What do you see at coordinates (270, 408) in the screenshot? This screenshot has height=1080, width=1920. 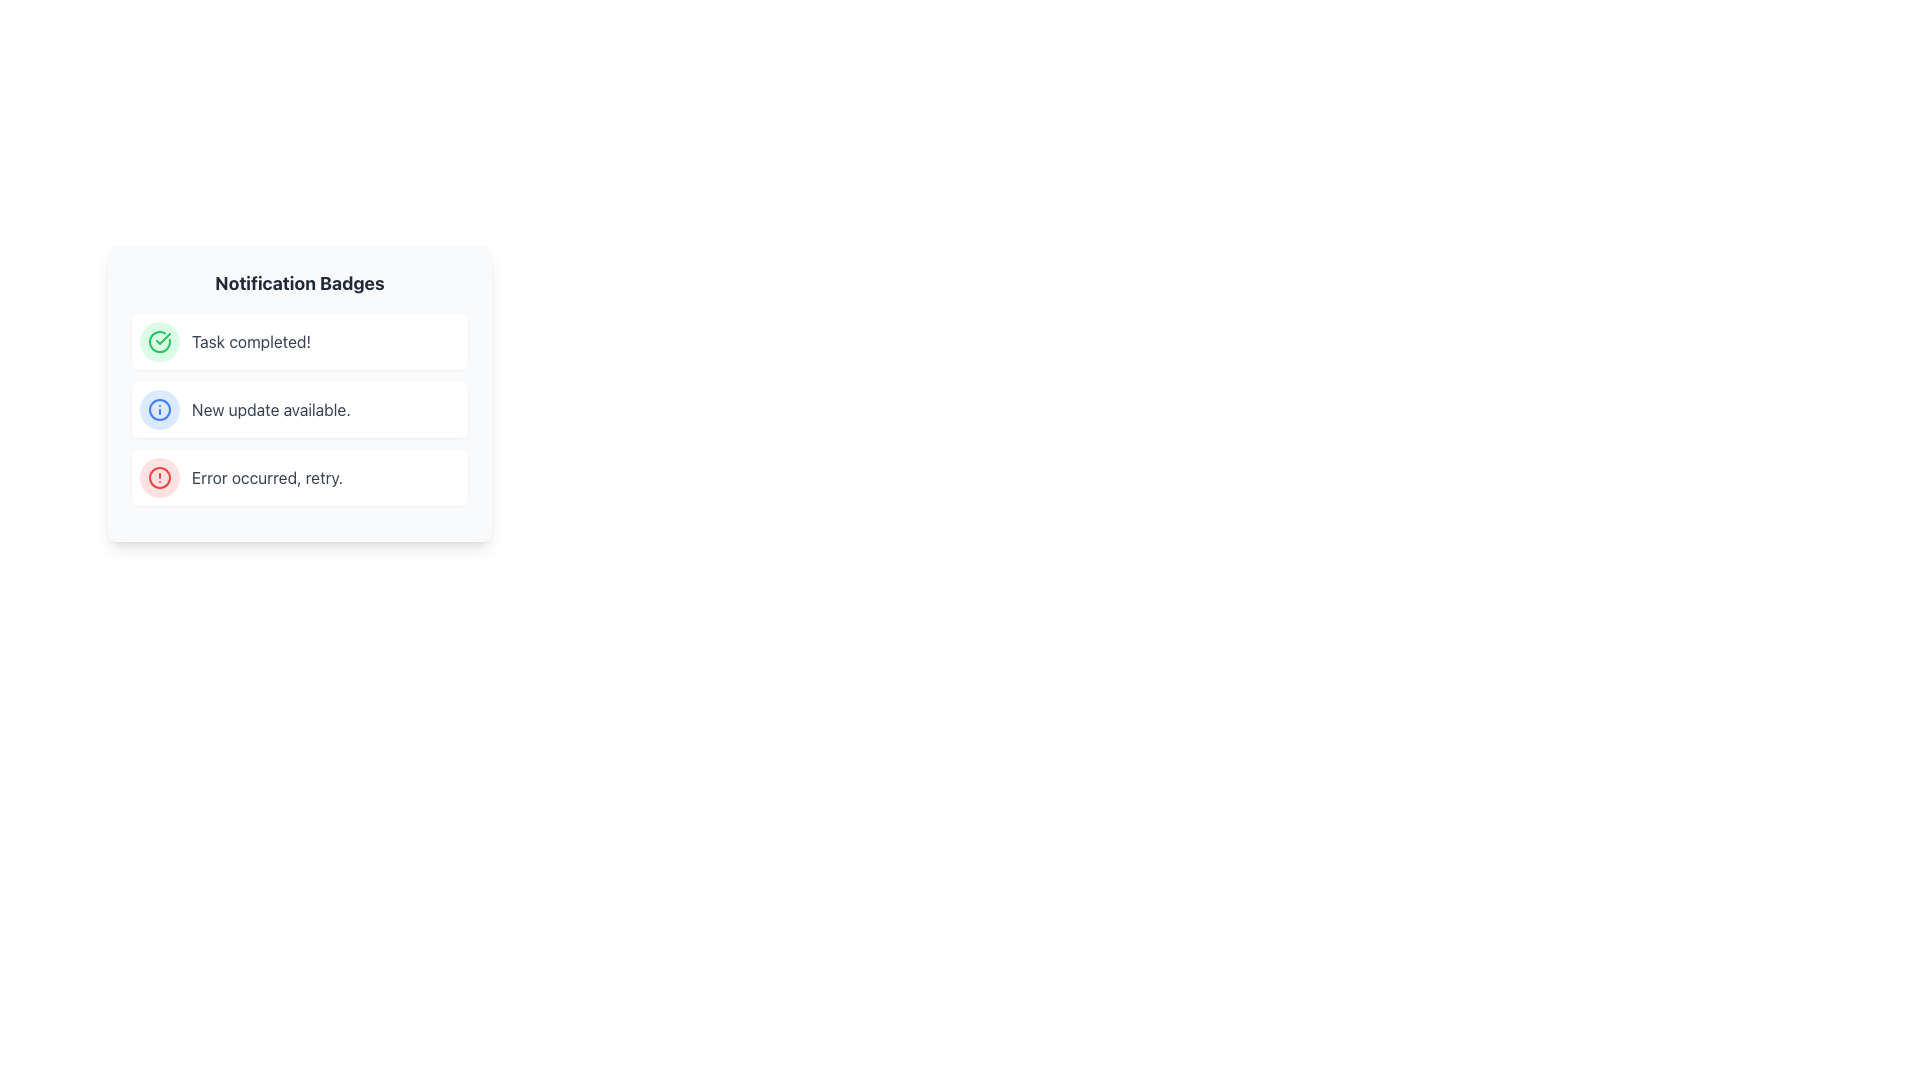 I see `information displayed in the static text label that shows 'New update available.' located in the second notification panel` at bounding box center [270, 408].